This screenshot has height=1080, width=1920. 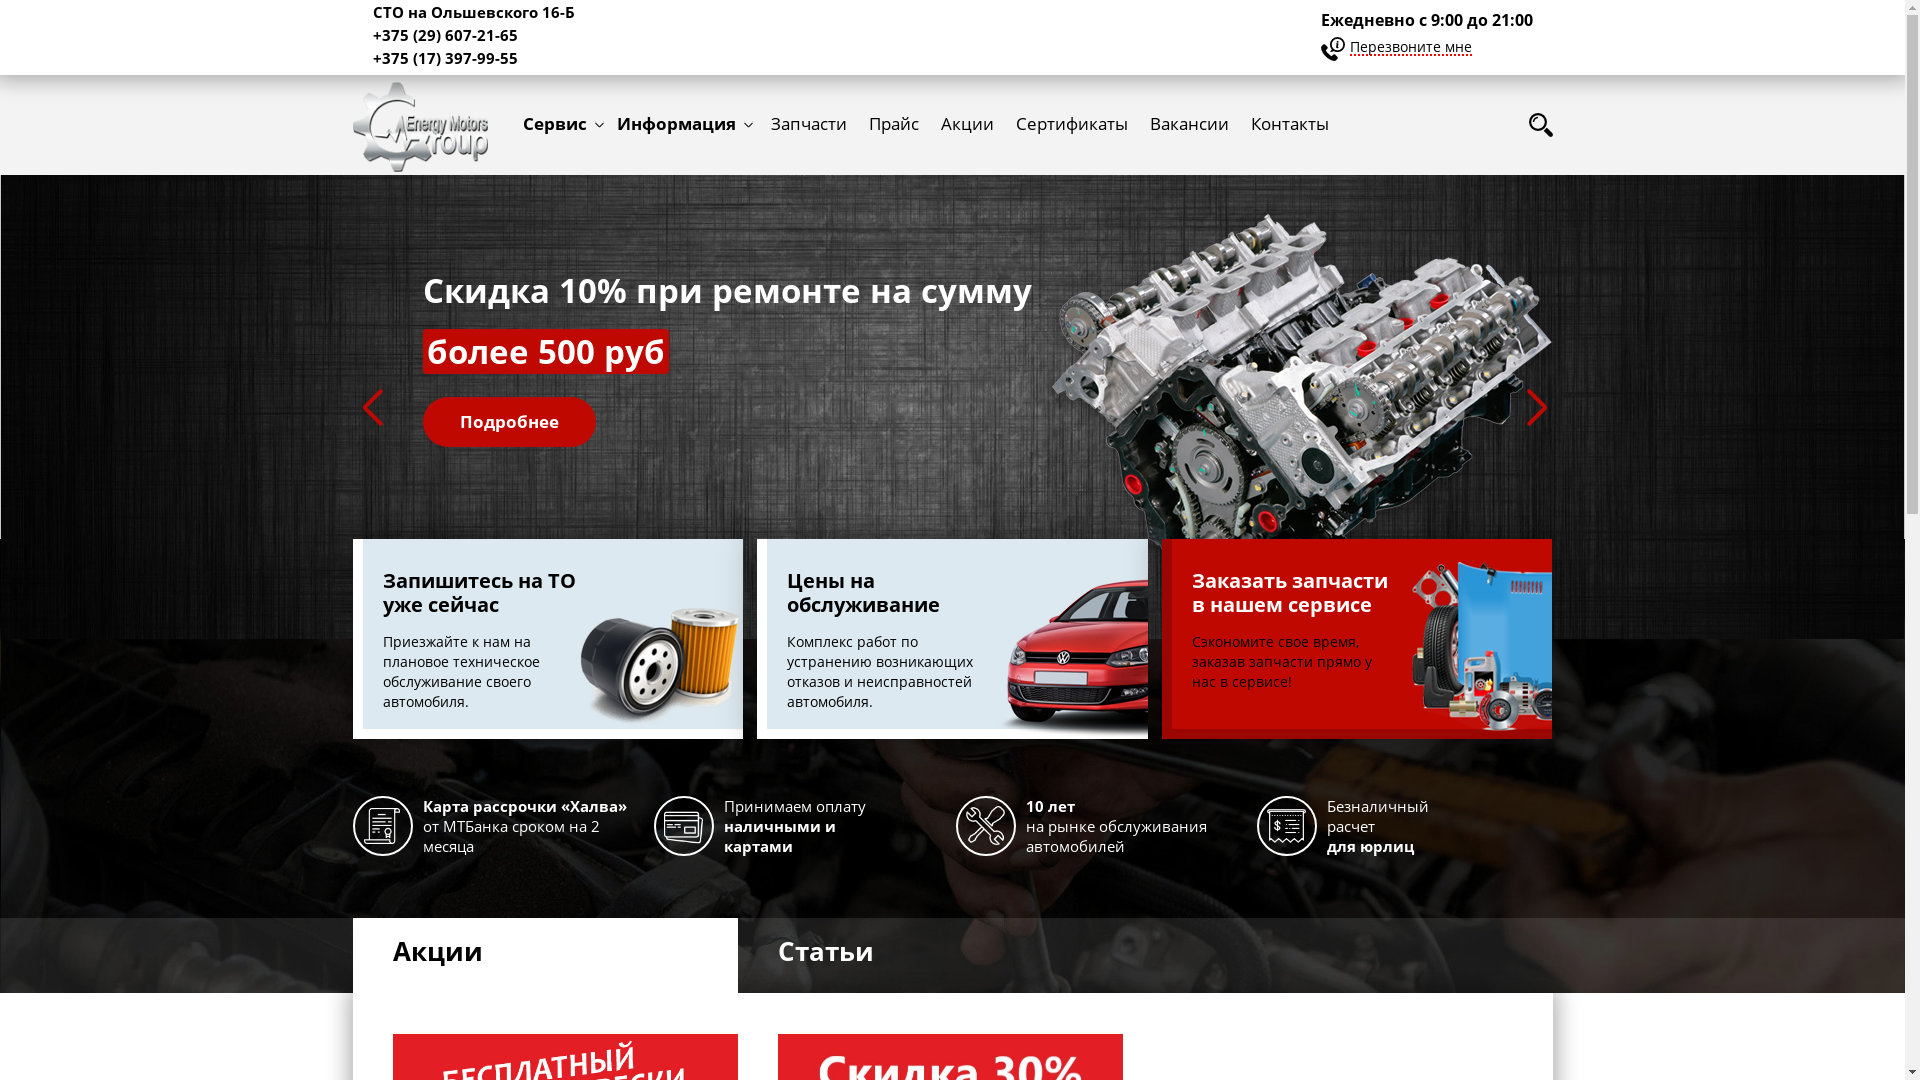 I want to click on '+375 (17) 397-99-55', so click(x=443, y=56).